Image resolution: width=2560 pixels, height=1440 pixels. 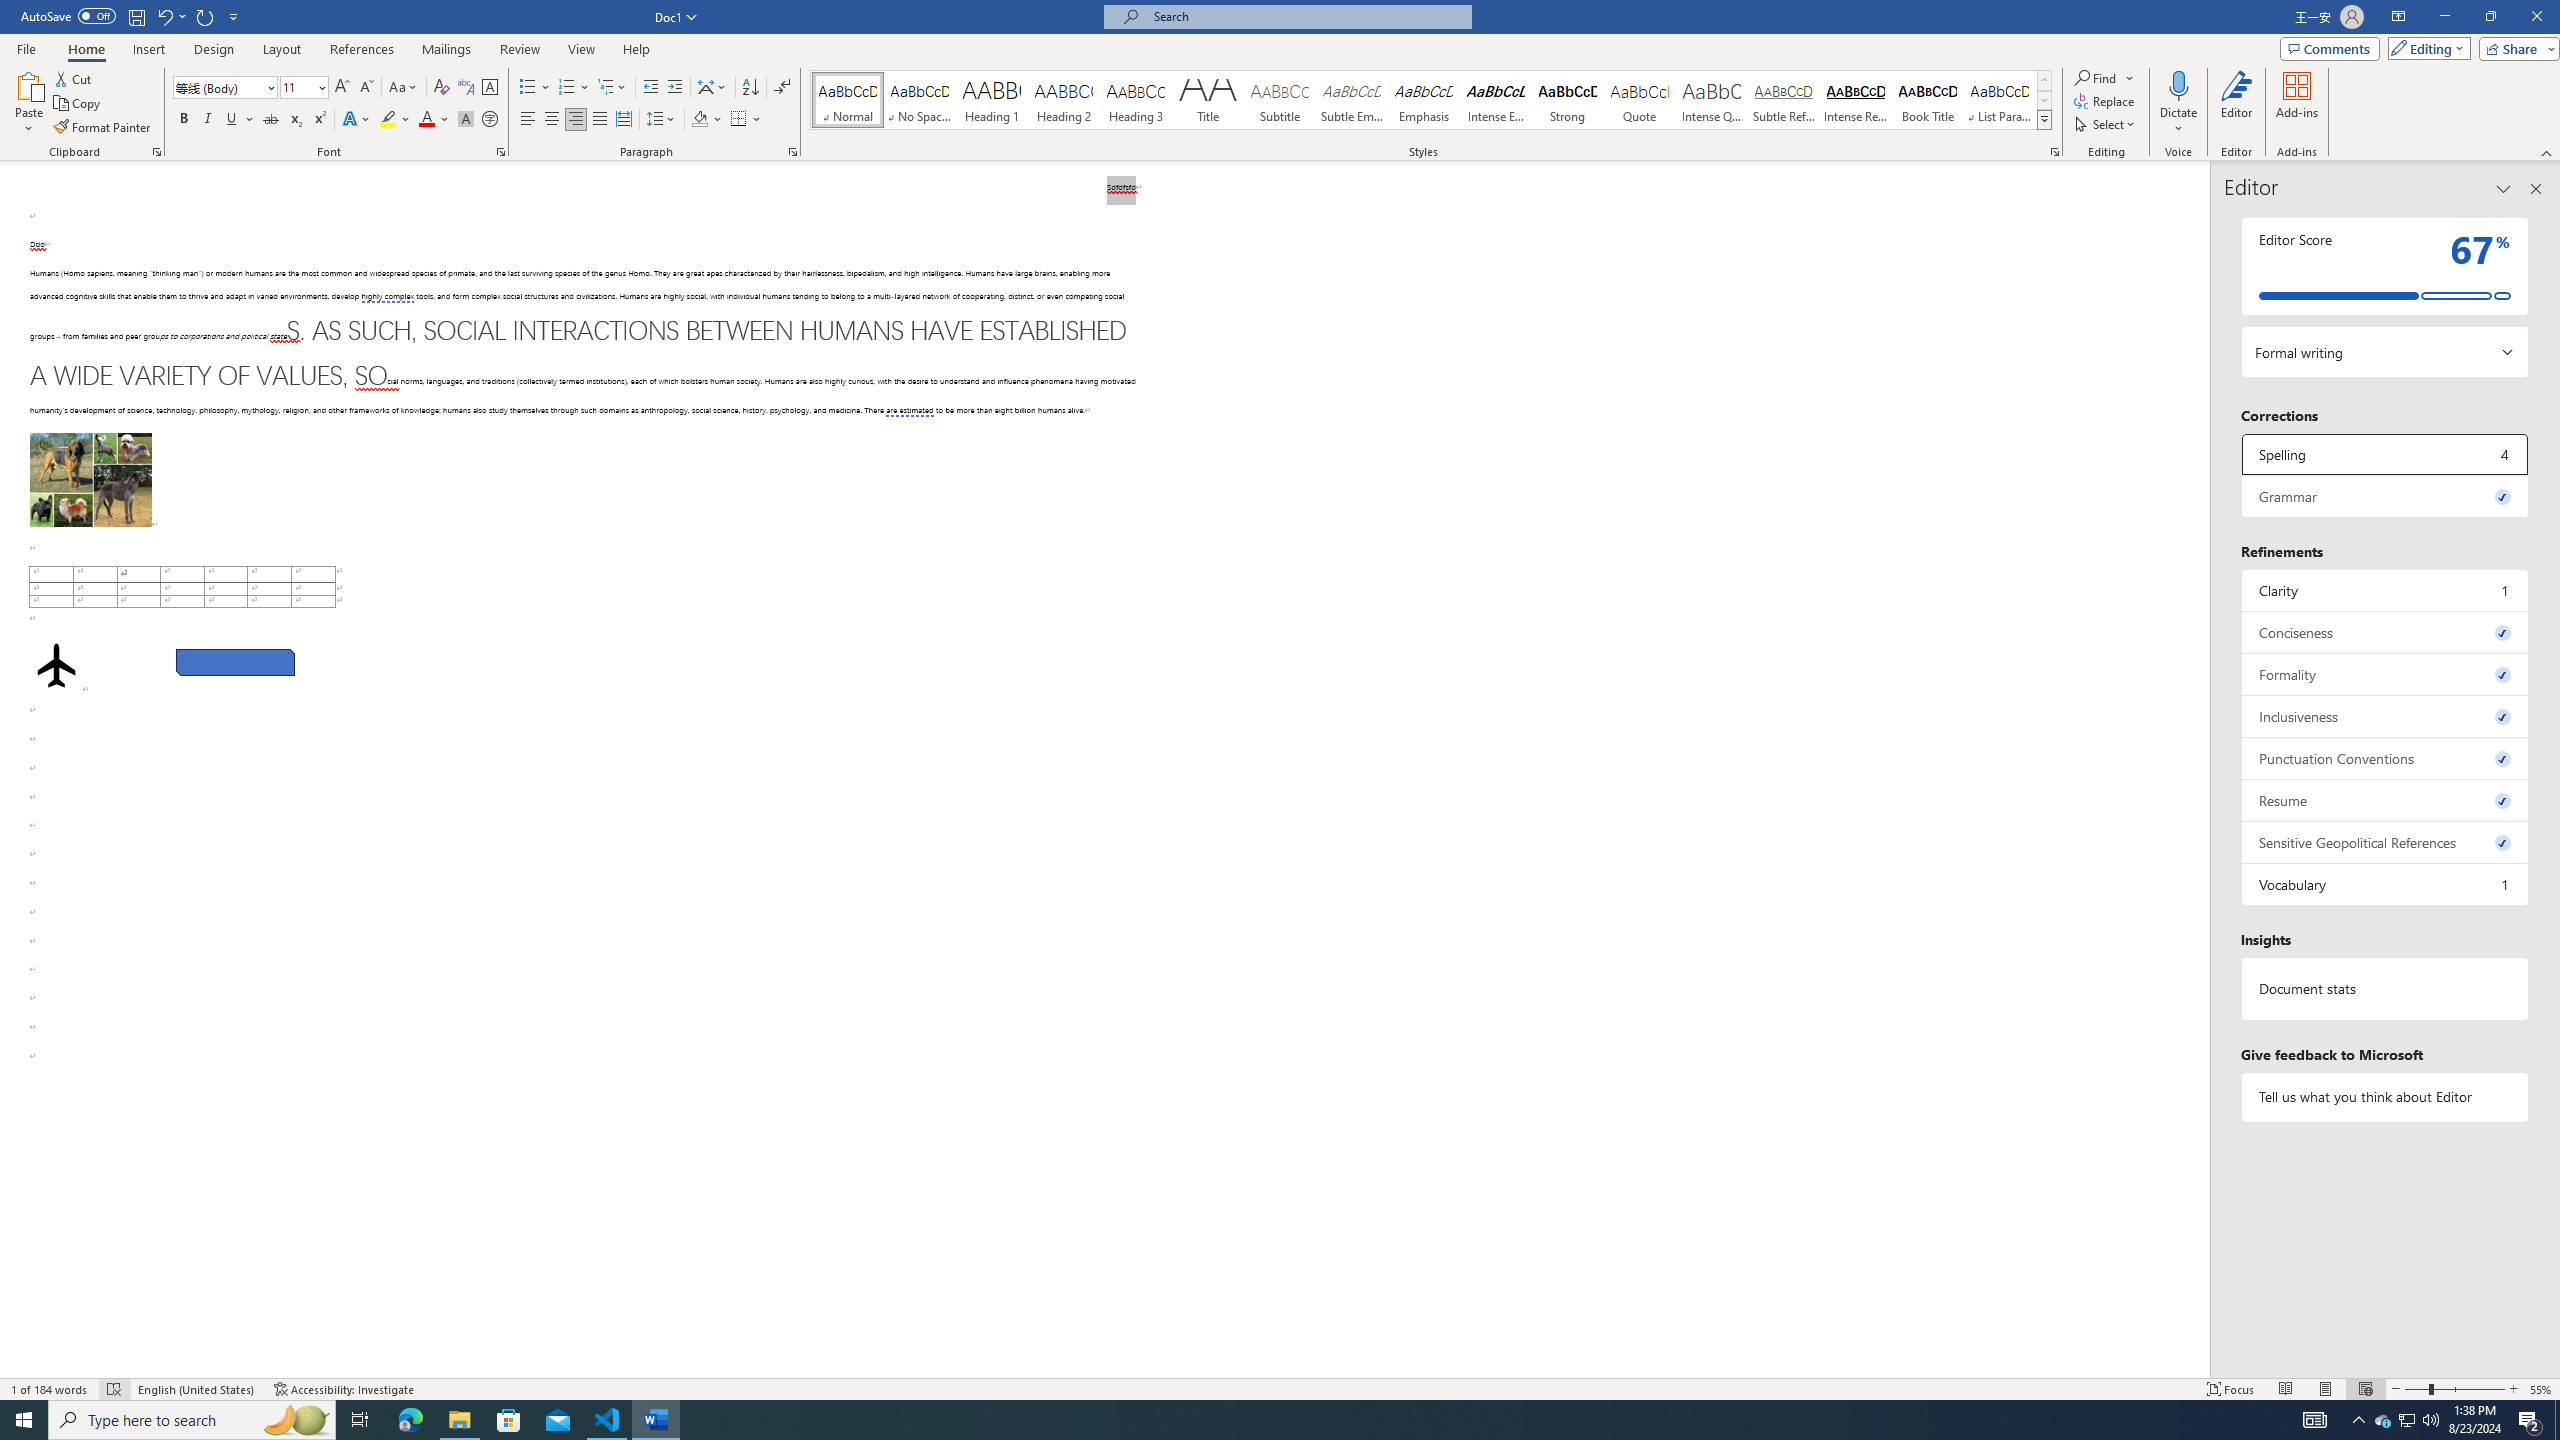 What do you see at coordinates (1495, 99) in the screenshot?
I see `'Intense Emphasis'` at bounding box center [1495, 99].